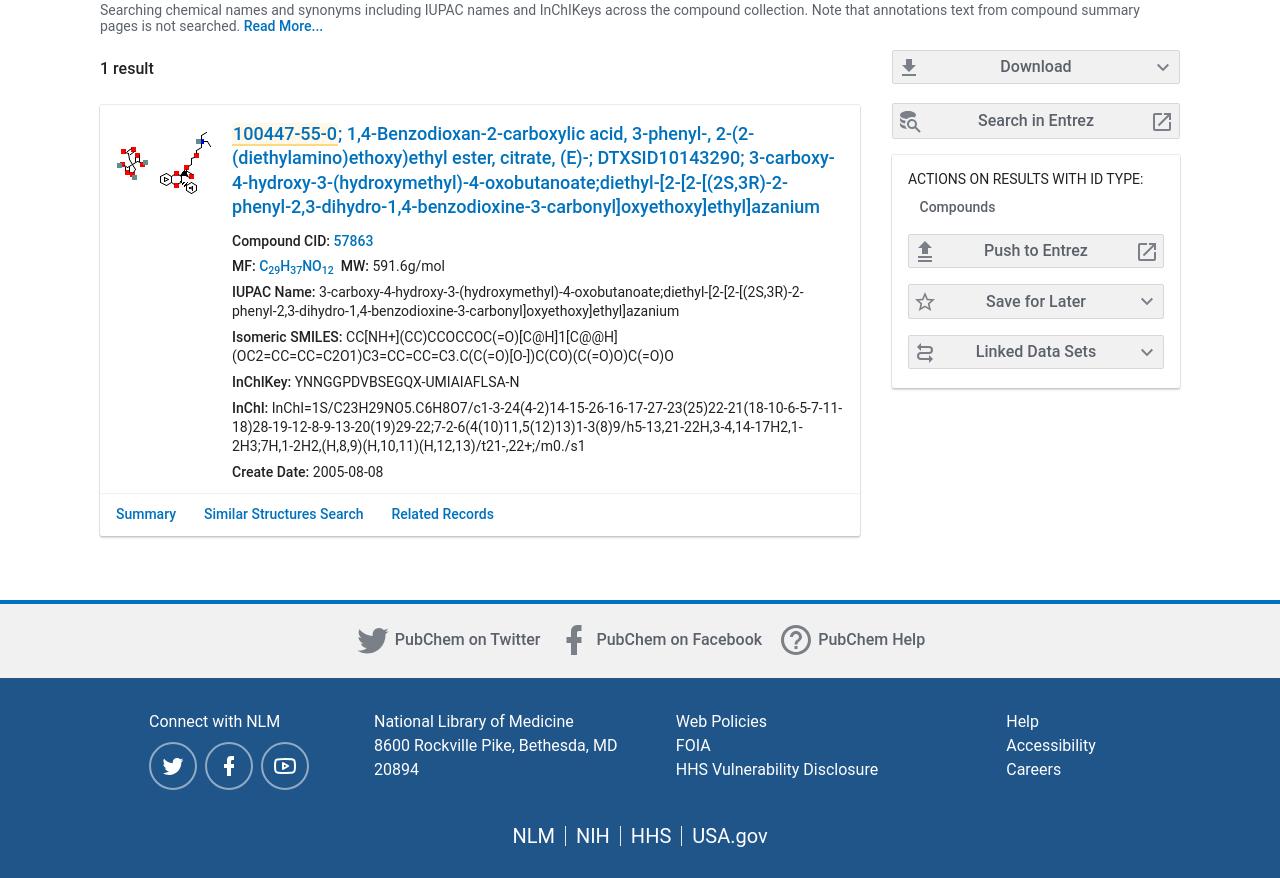 This screenshot has height=878, width=1280. Describe the element at coordinates (1035, 250) in the screenshot. I see `'Push to Entrez'` at that location.